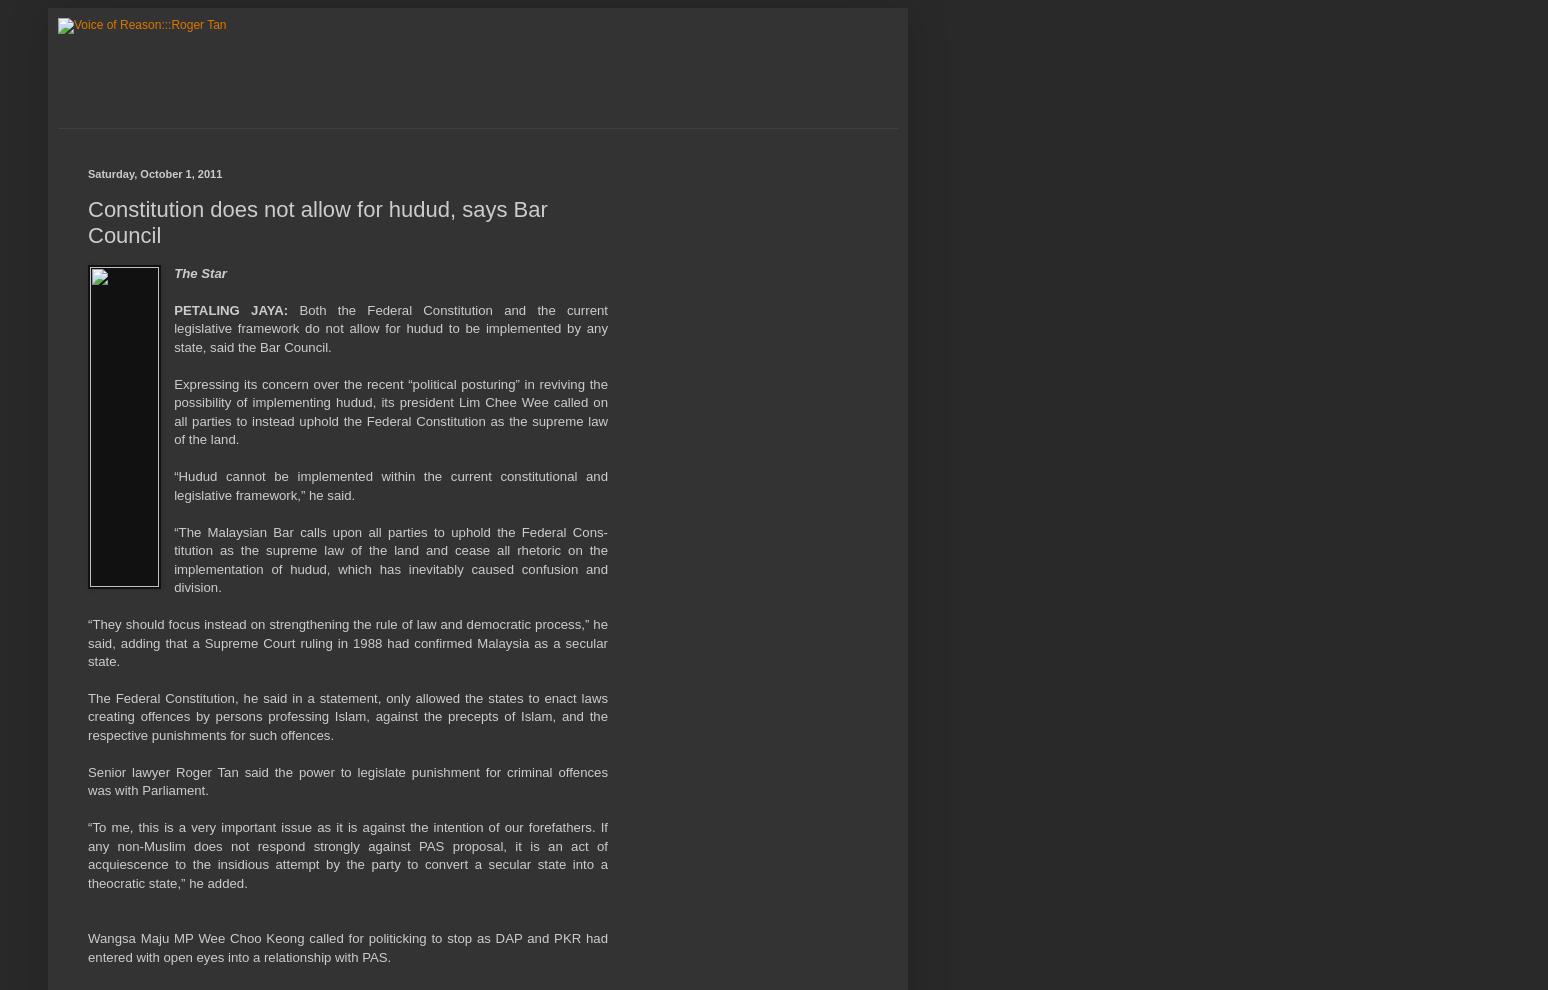  Describe the element at coordinates (347, 641) in the screenshot. I see `'“They should focus instead on strengthening the rule of law and democratic process,” he said, adding that a Supreme Court ruling in 1988 had confirmed Malaysia as a secular state.'` at that location.